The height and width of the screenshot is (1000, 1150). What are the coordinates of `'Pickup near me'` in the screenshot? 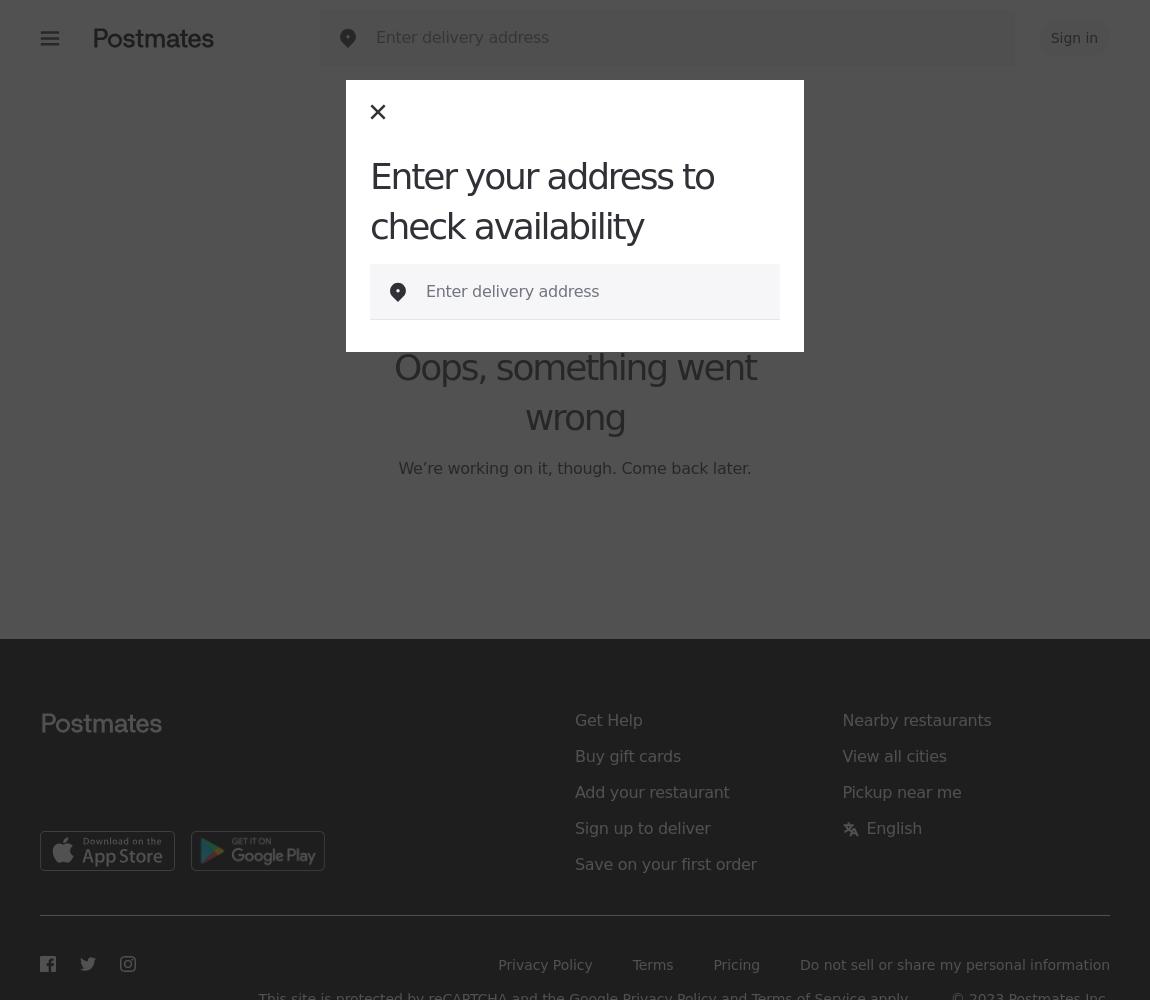 It's located at (841, 792).